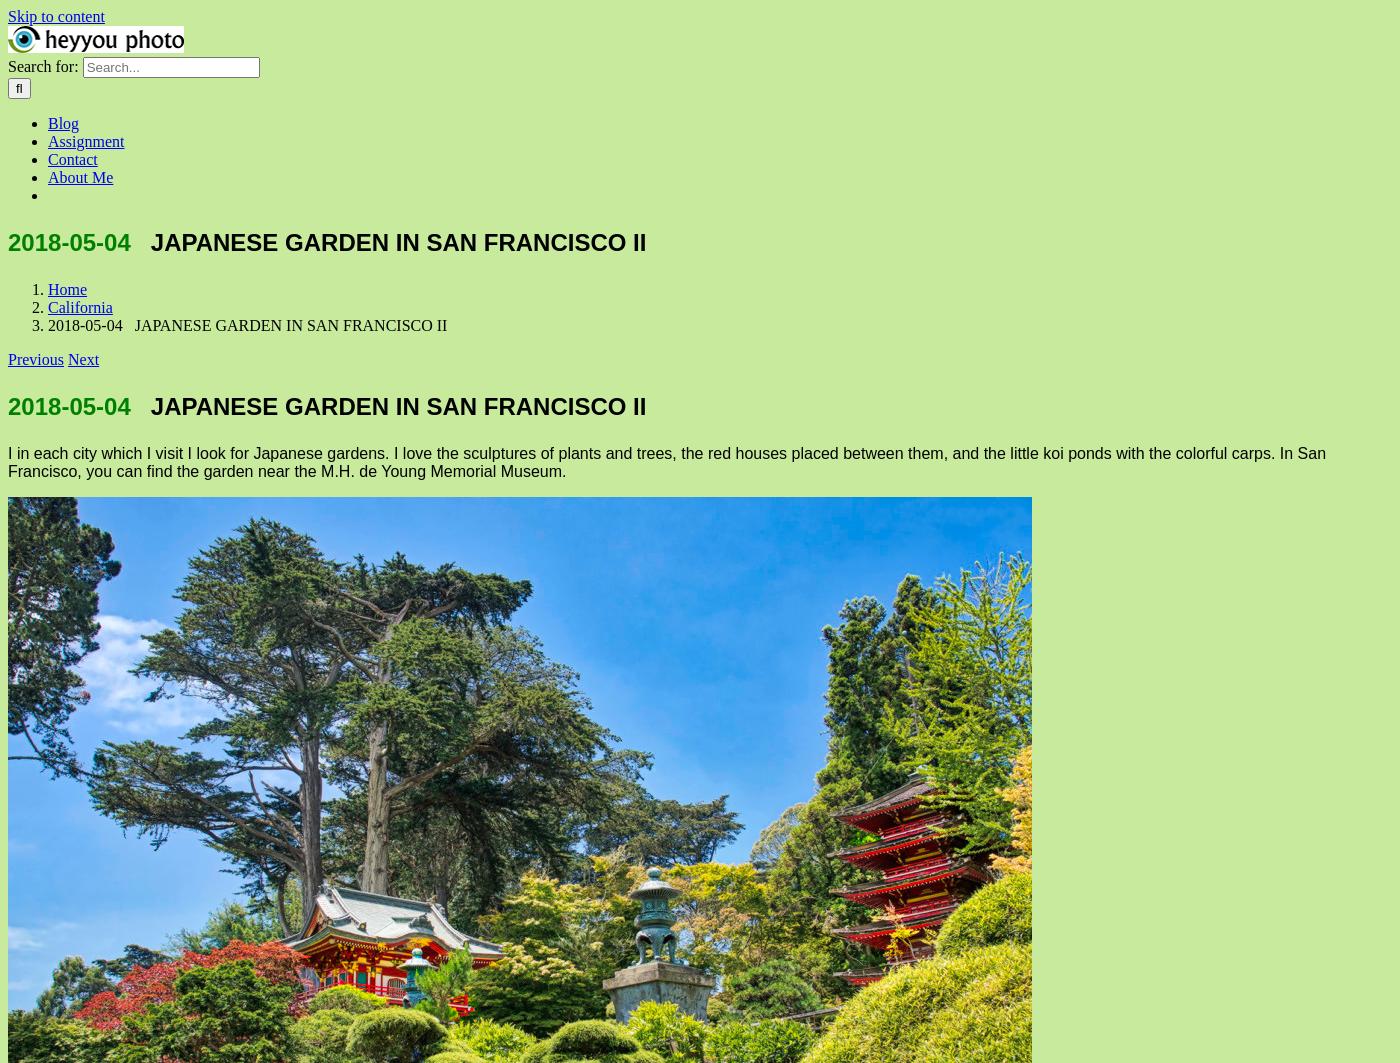  What do you see at coordinates (48, 177) in the screenshot?
I see `'About Me'` at bounding box center [48, 177].